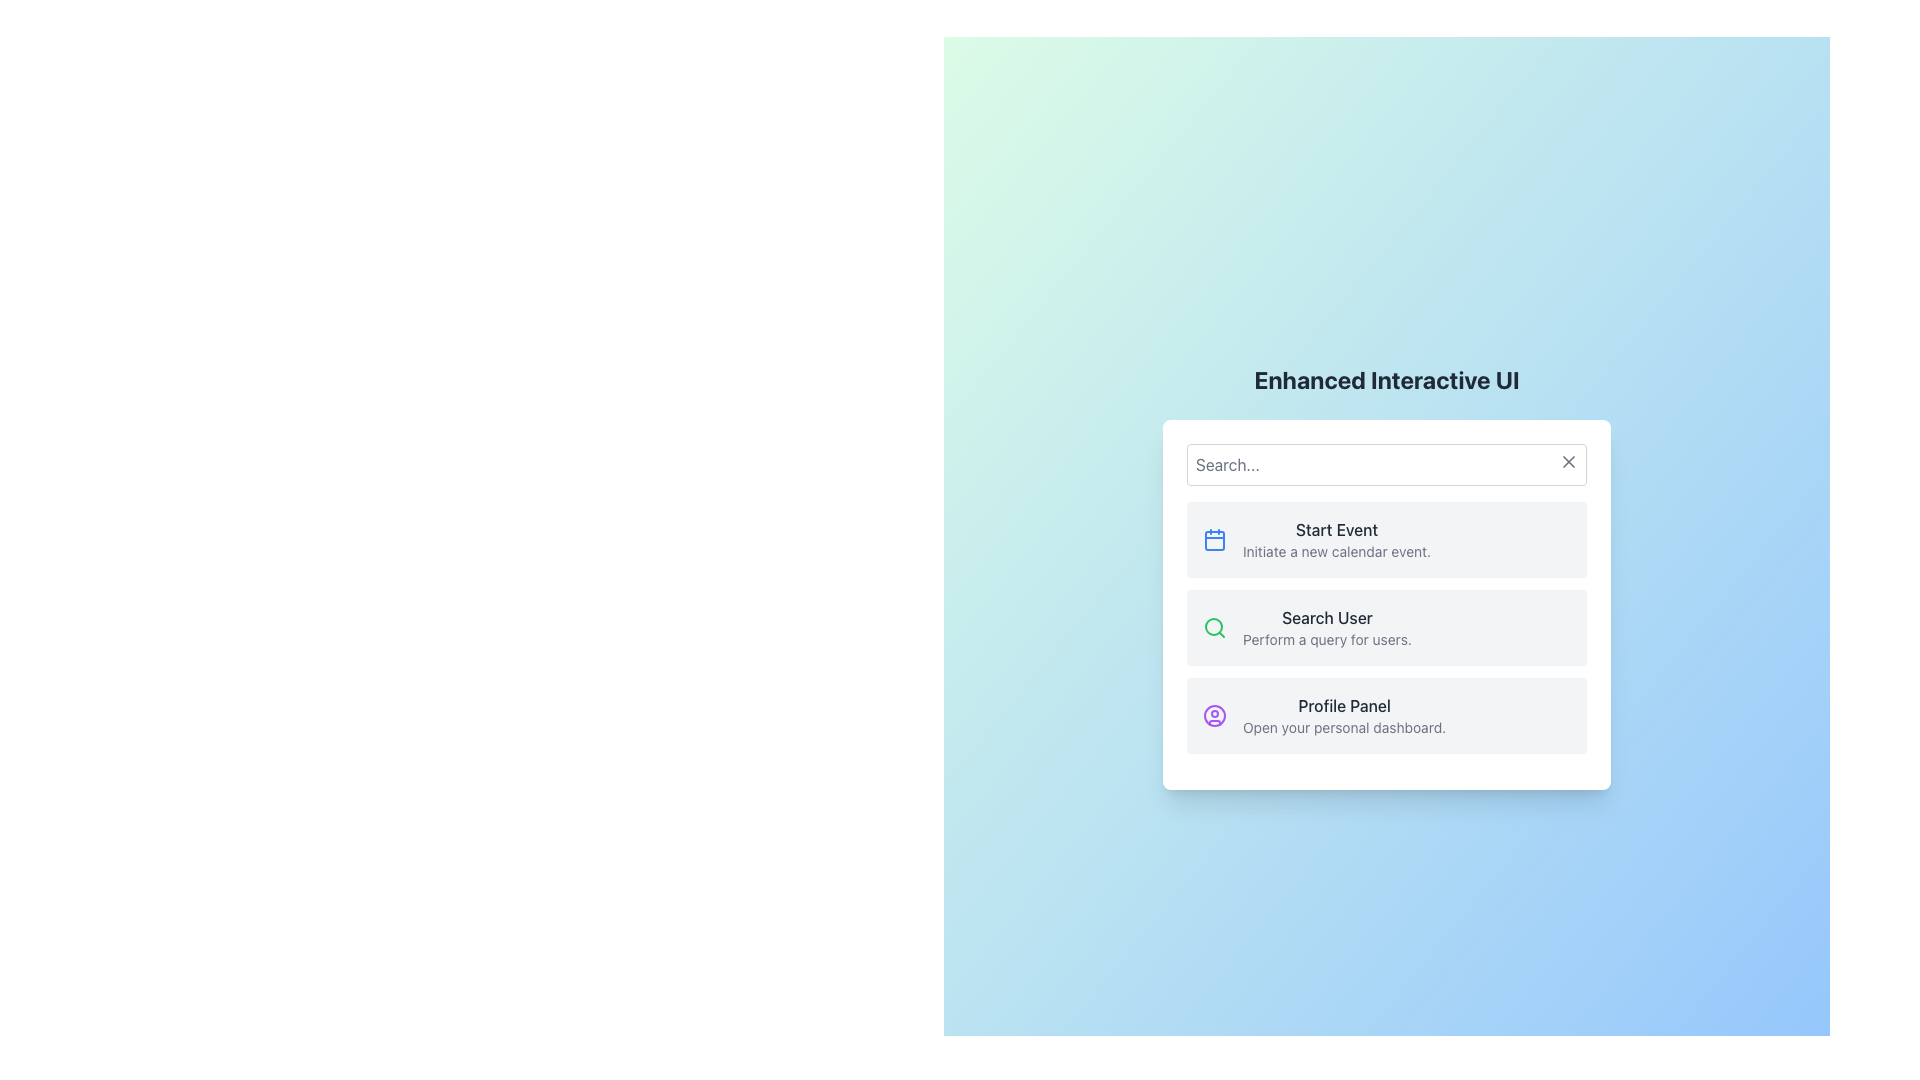 The height and width of the screenshot is (1080, 1920). Describe the element at coordinates (1386, 380) in the screenshot. I see `text from the Header element located at the top center of the interface, above the options panel` at that location.